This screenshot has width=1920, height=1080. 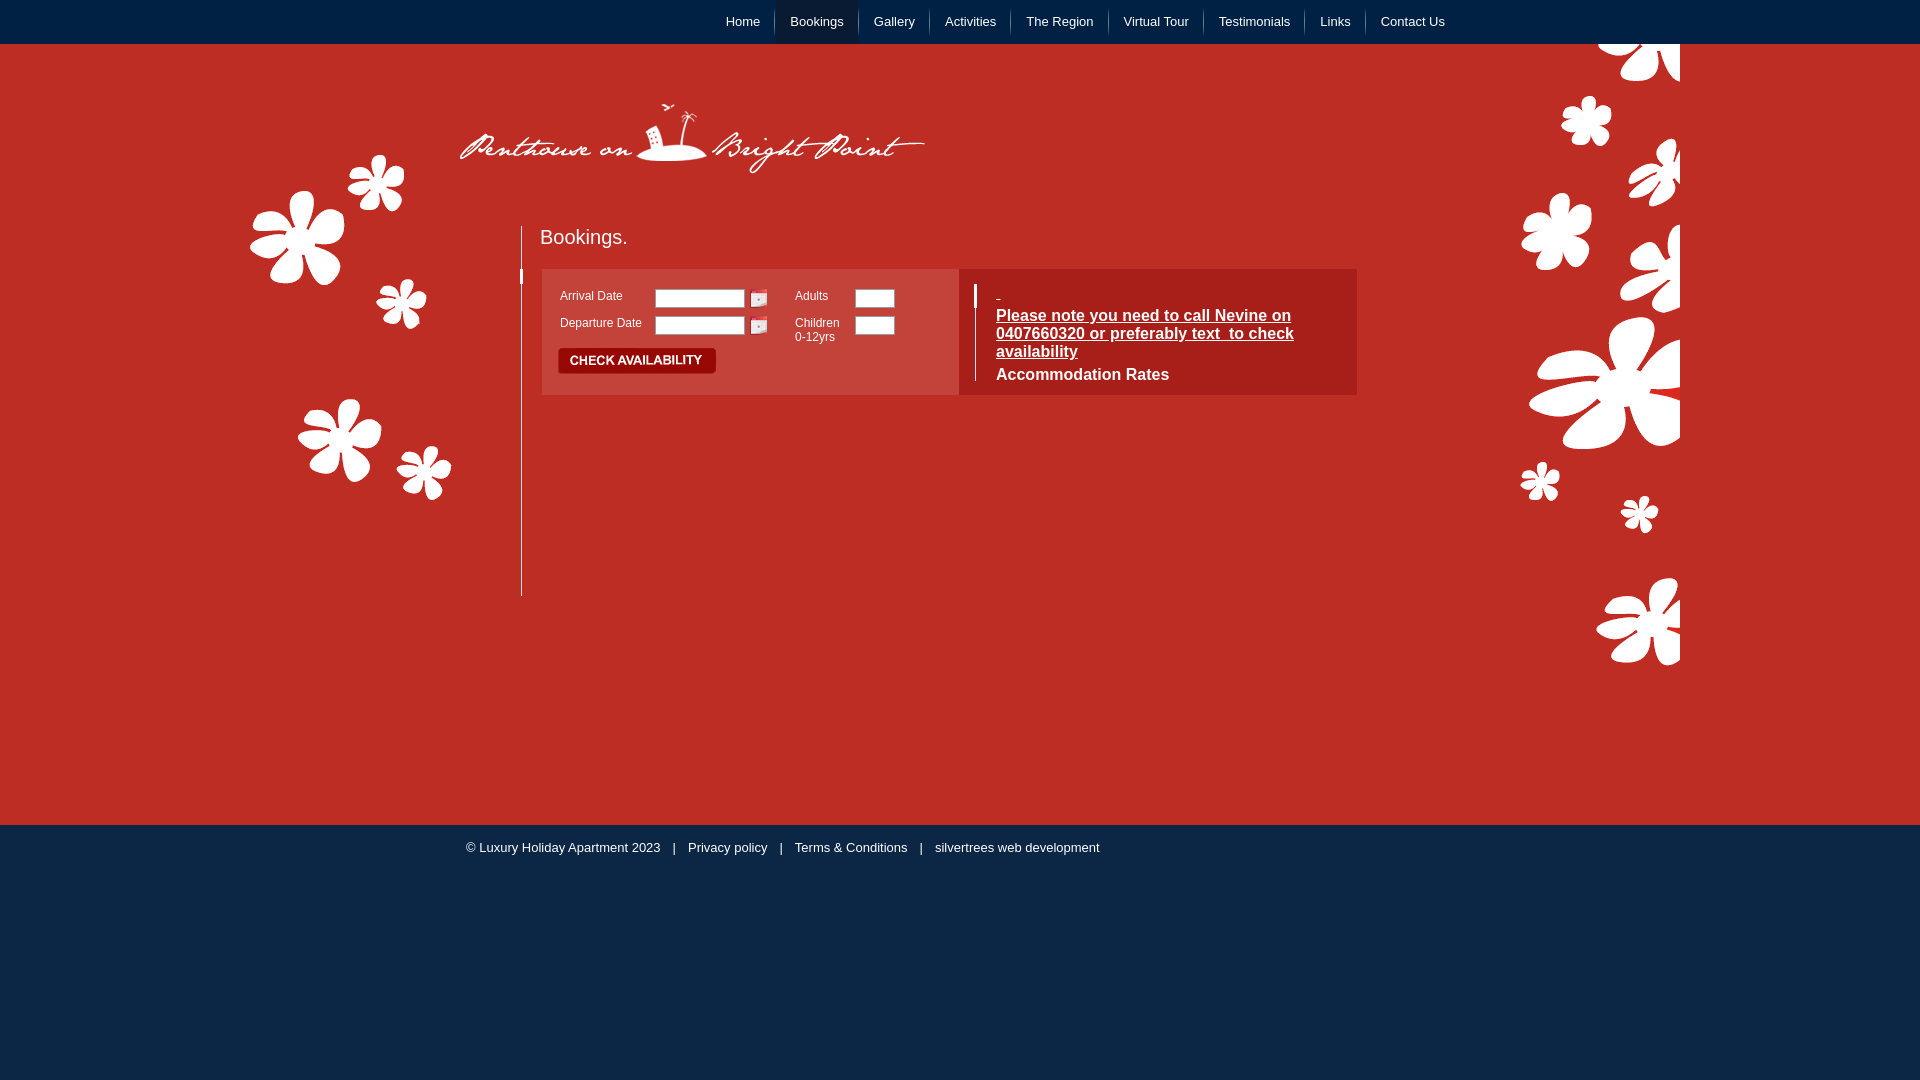 I want to click on 'Penthouse on Bright Point', so click(x=692, y=137).